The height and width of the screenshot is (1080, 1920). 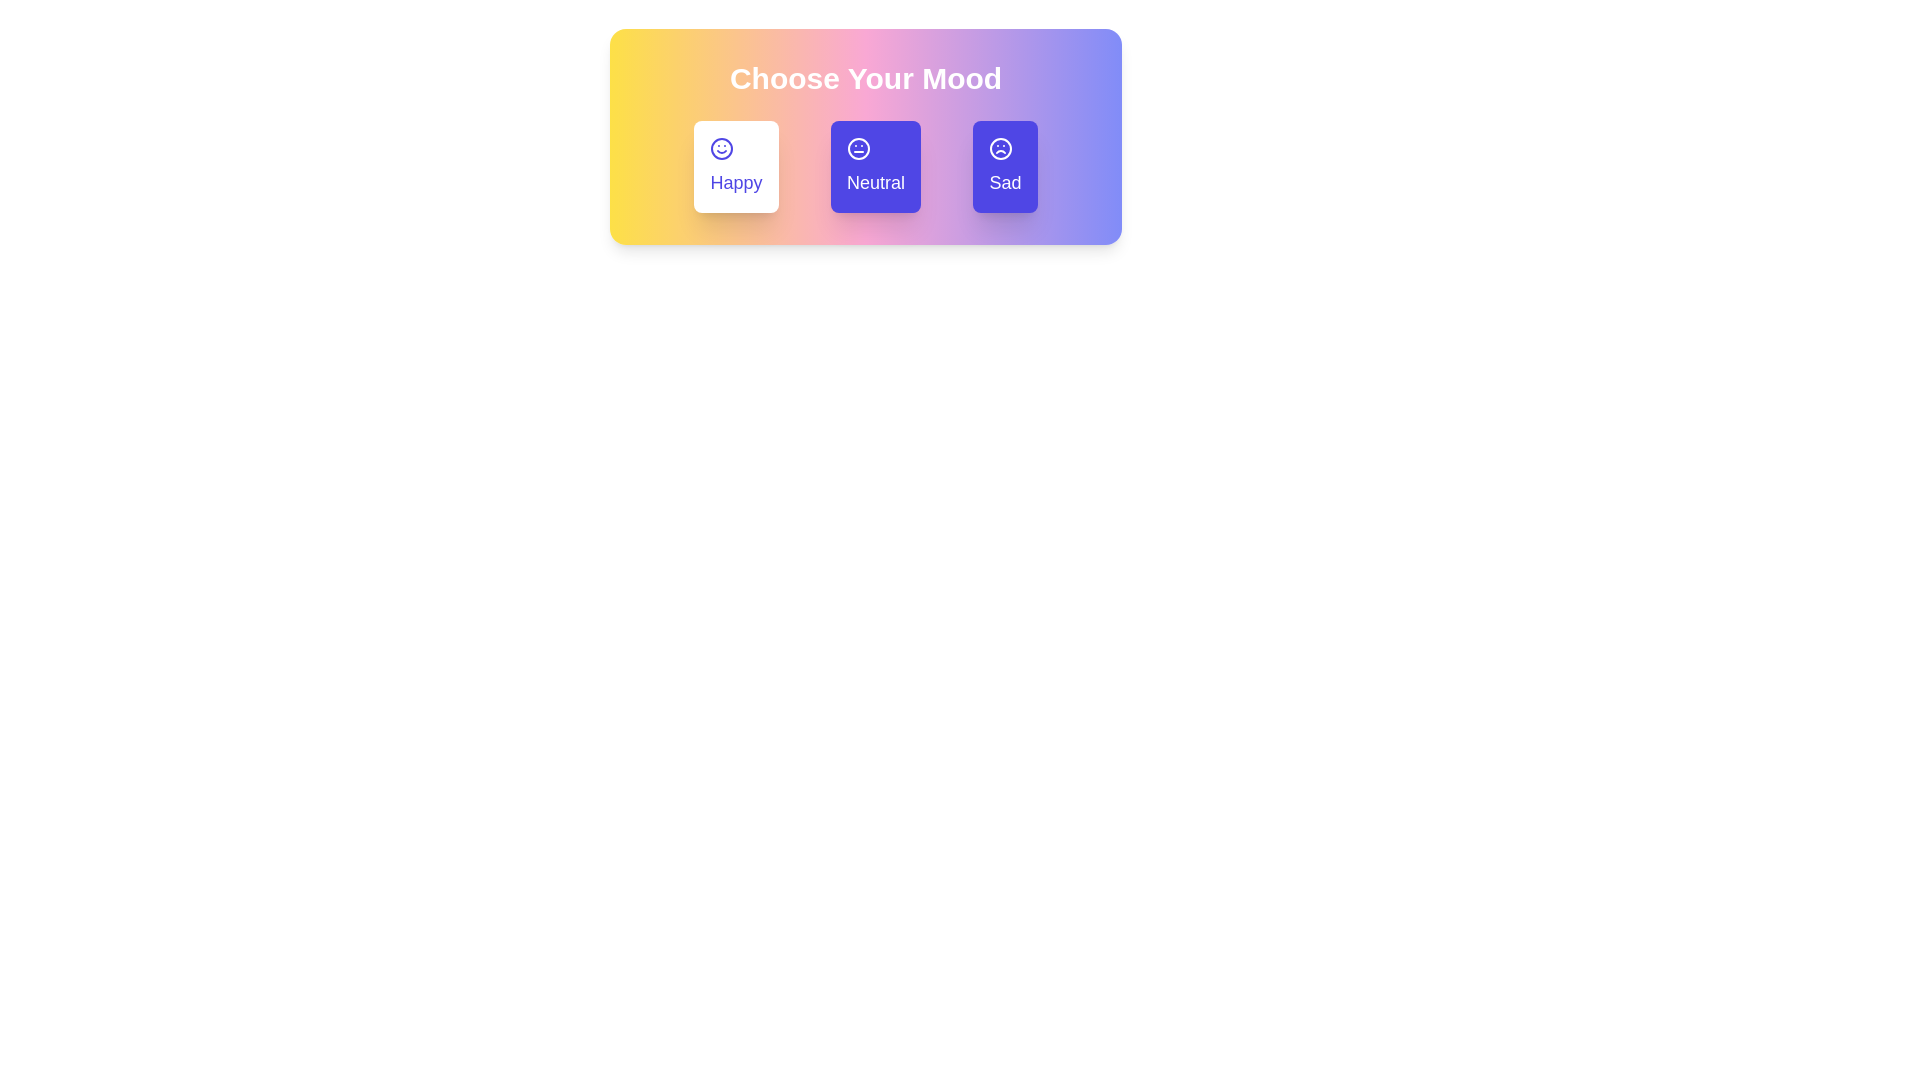 I want to click on the mood button labeled Sad, so click(x=1004, y=165).